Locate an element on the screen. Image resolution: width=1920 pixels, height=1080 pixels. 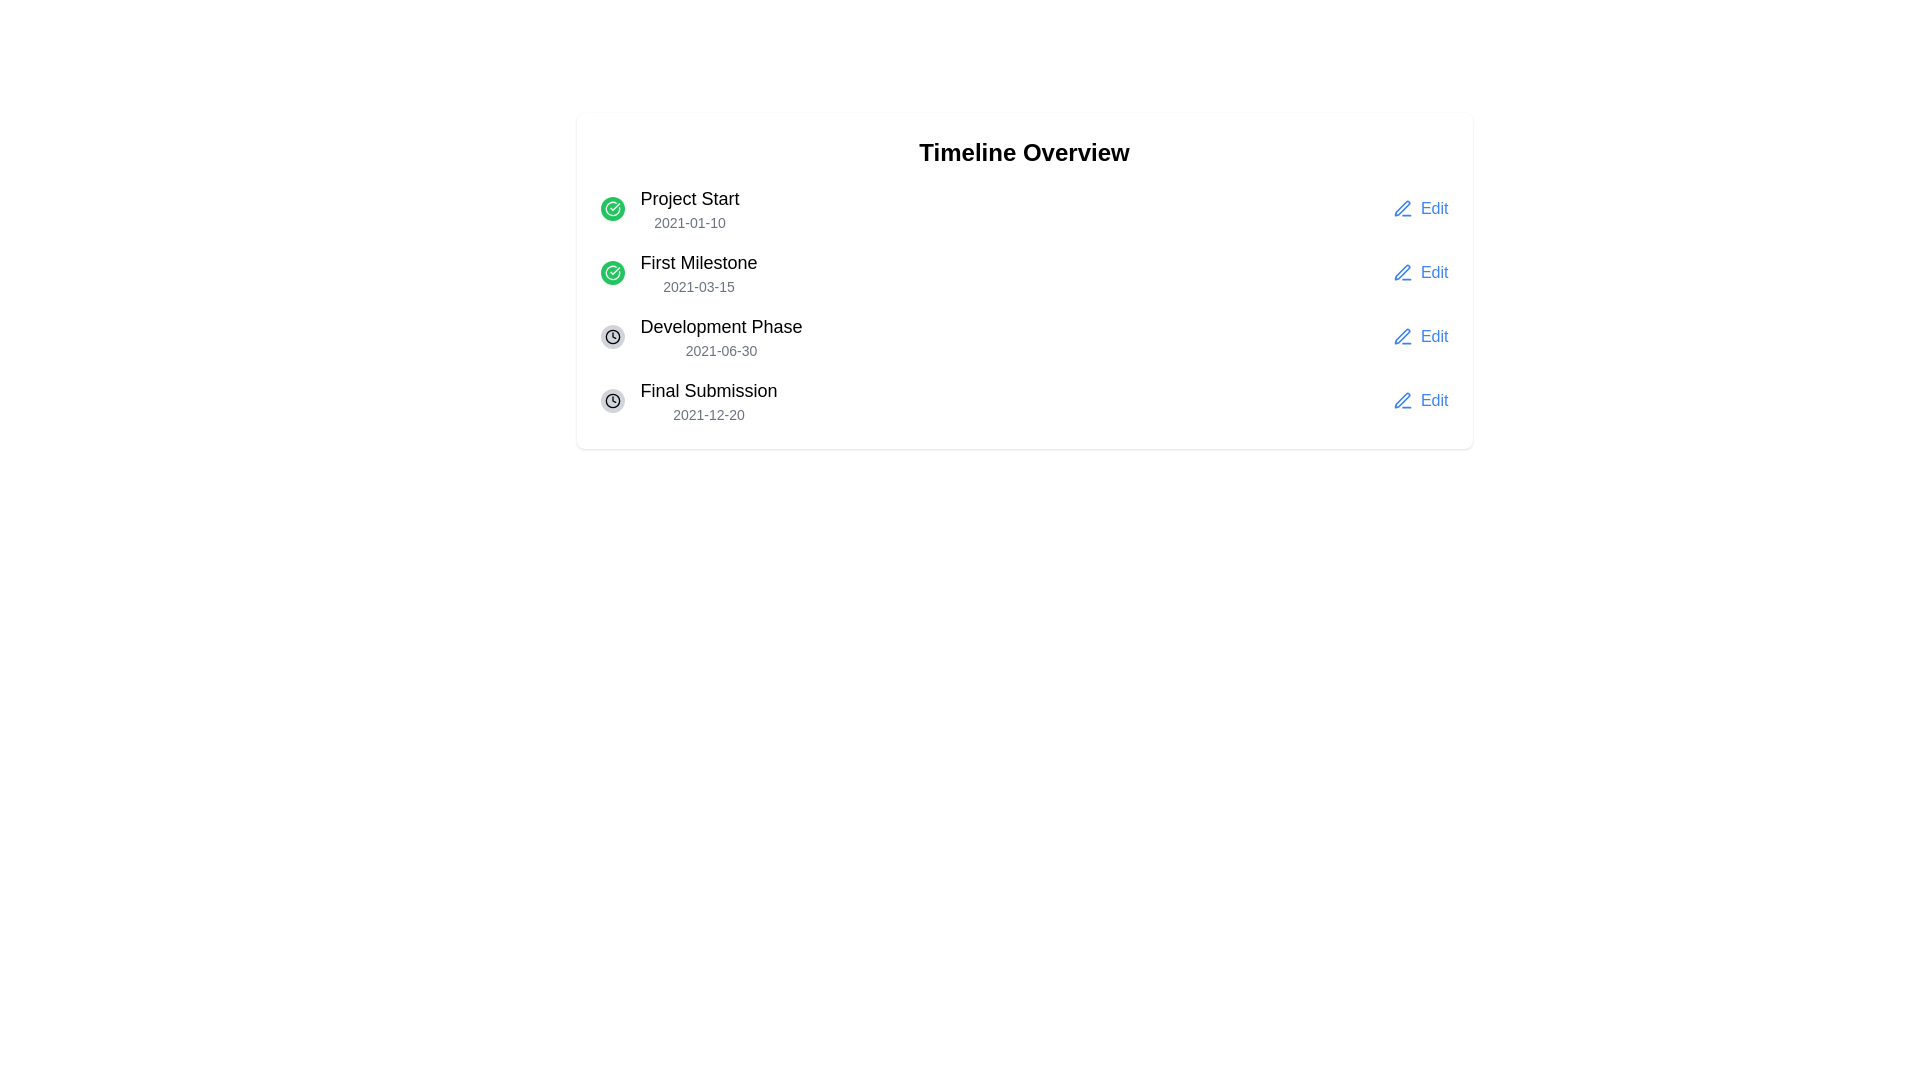
the clock icon with a light gray background located in the 'Development Phase' section of the timeline interface, which is the third icon in the sequence of timeline items is located at coordinates (611, 335).